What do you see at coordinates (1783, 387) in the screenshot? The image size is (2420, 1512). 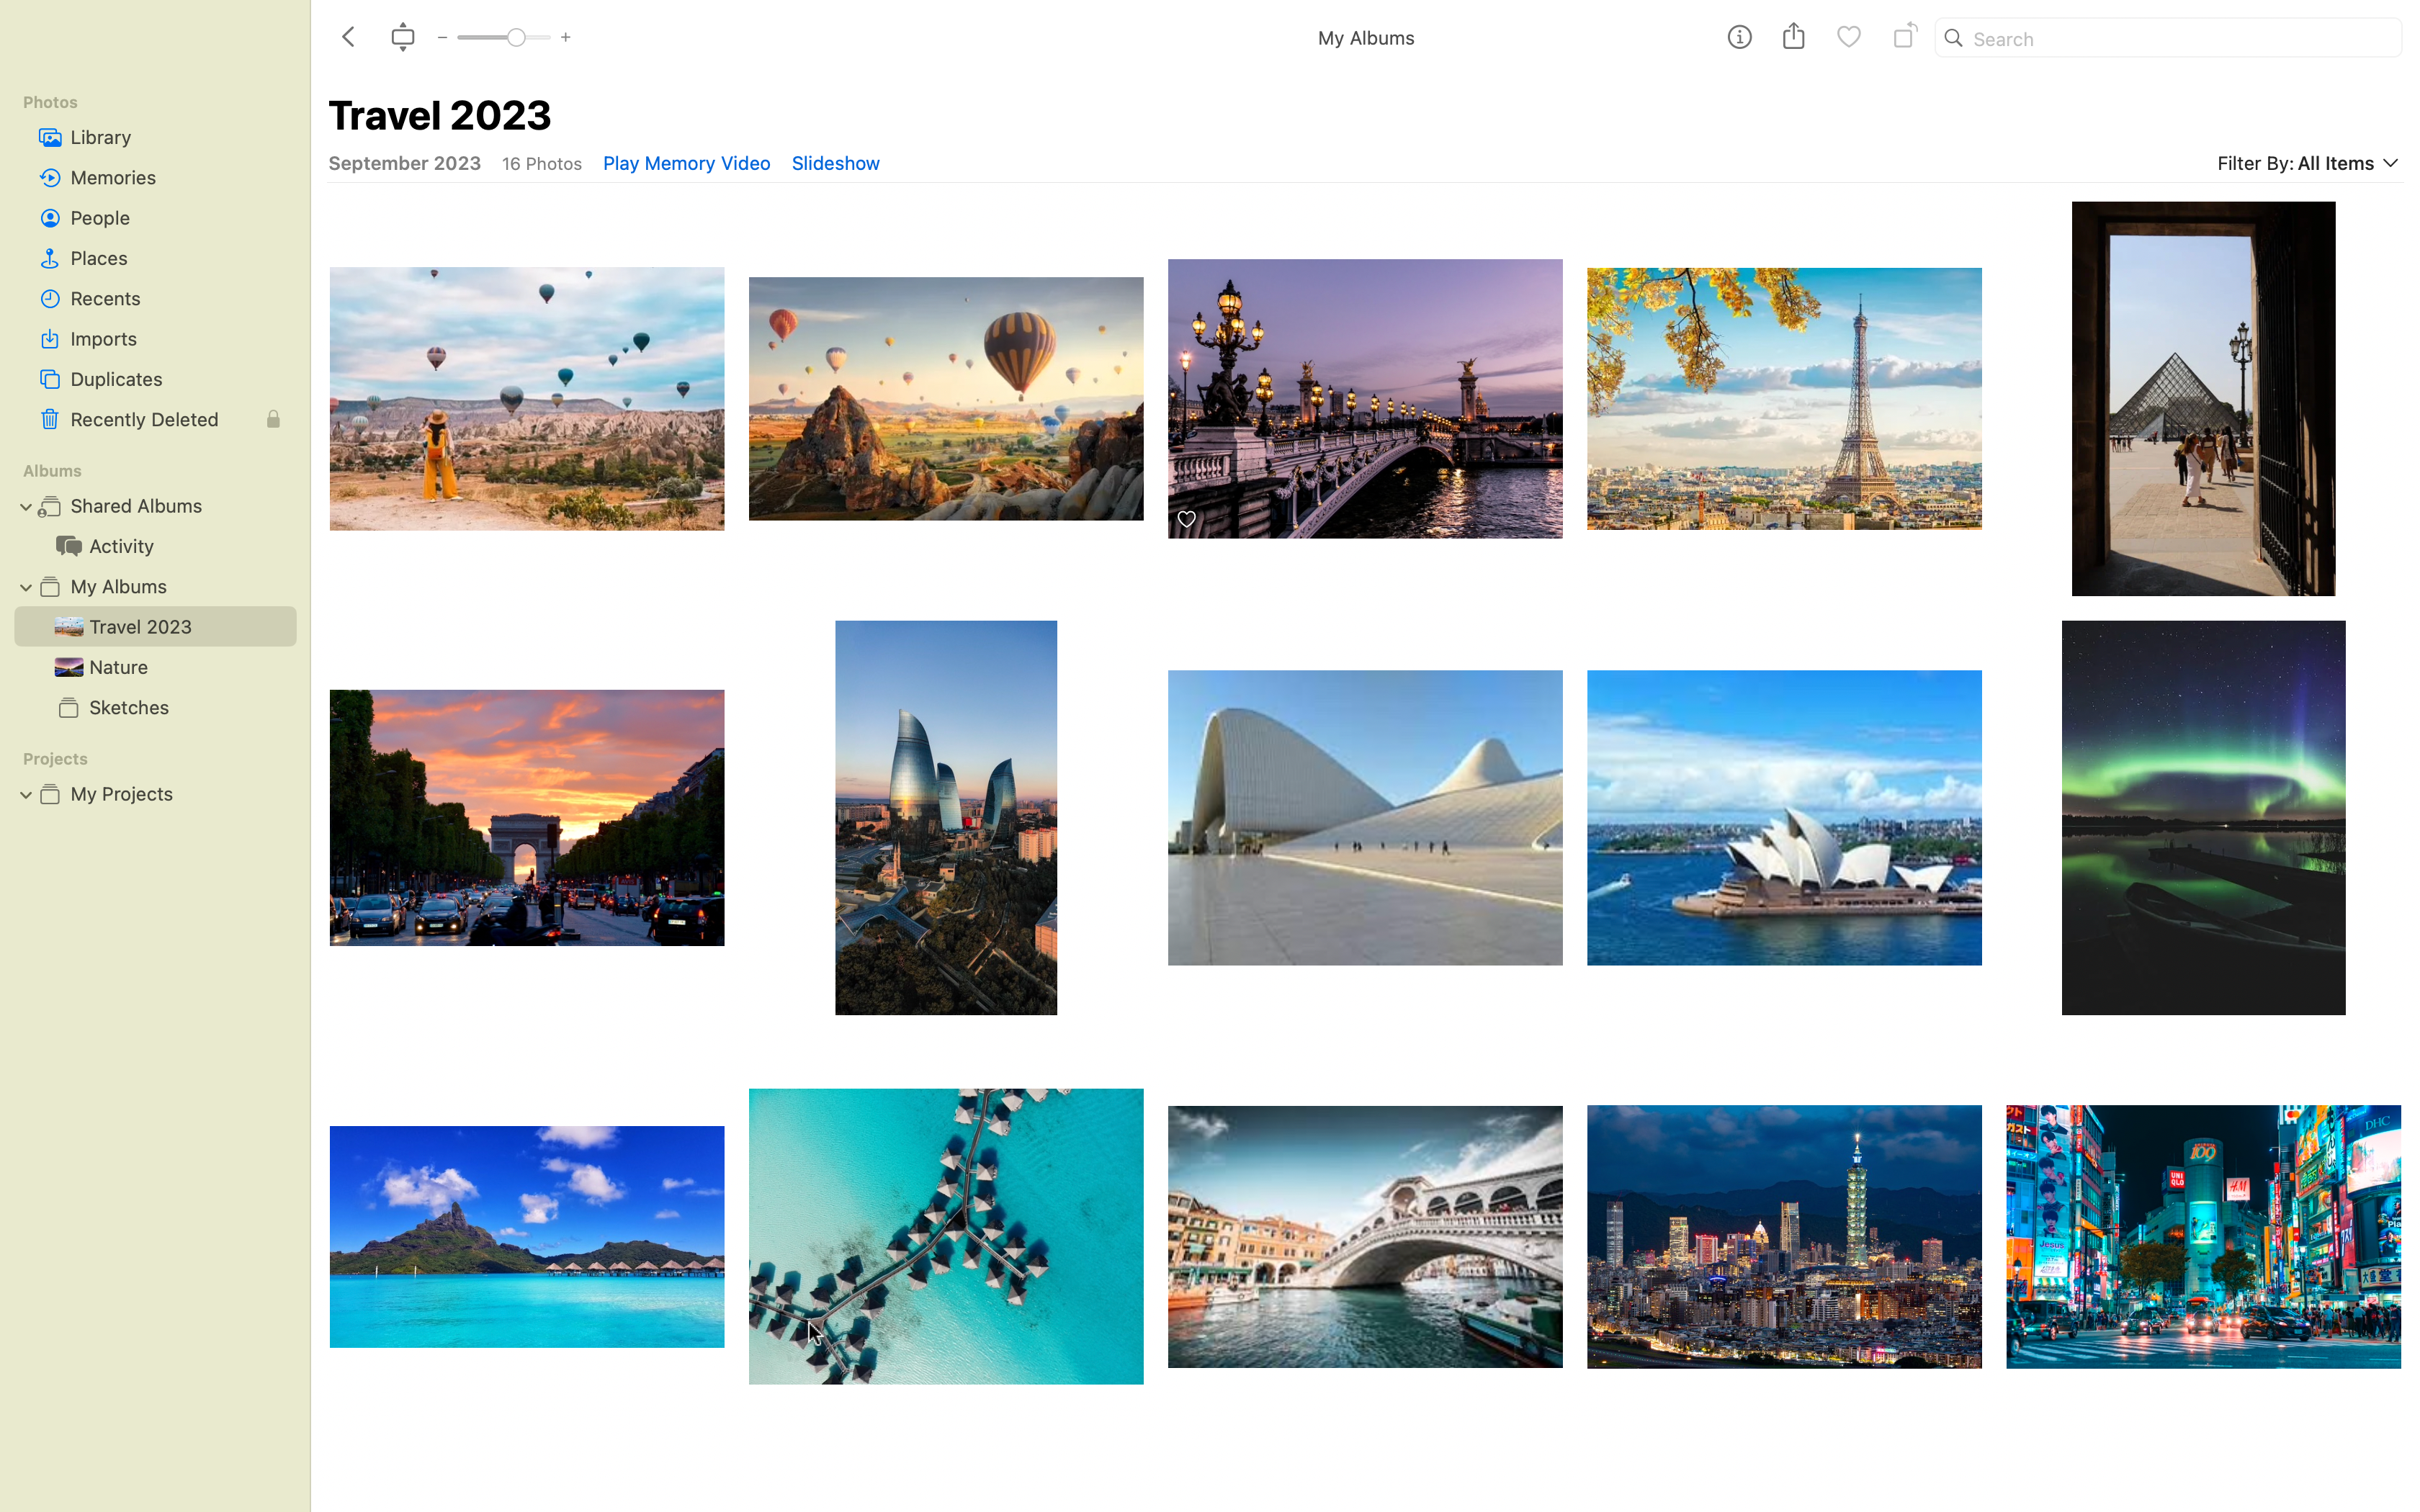 I see `a rotation thrice on the Louvre photo` at bounding box center [1783, 387].